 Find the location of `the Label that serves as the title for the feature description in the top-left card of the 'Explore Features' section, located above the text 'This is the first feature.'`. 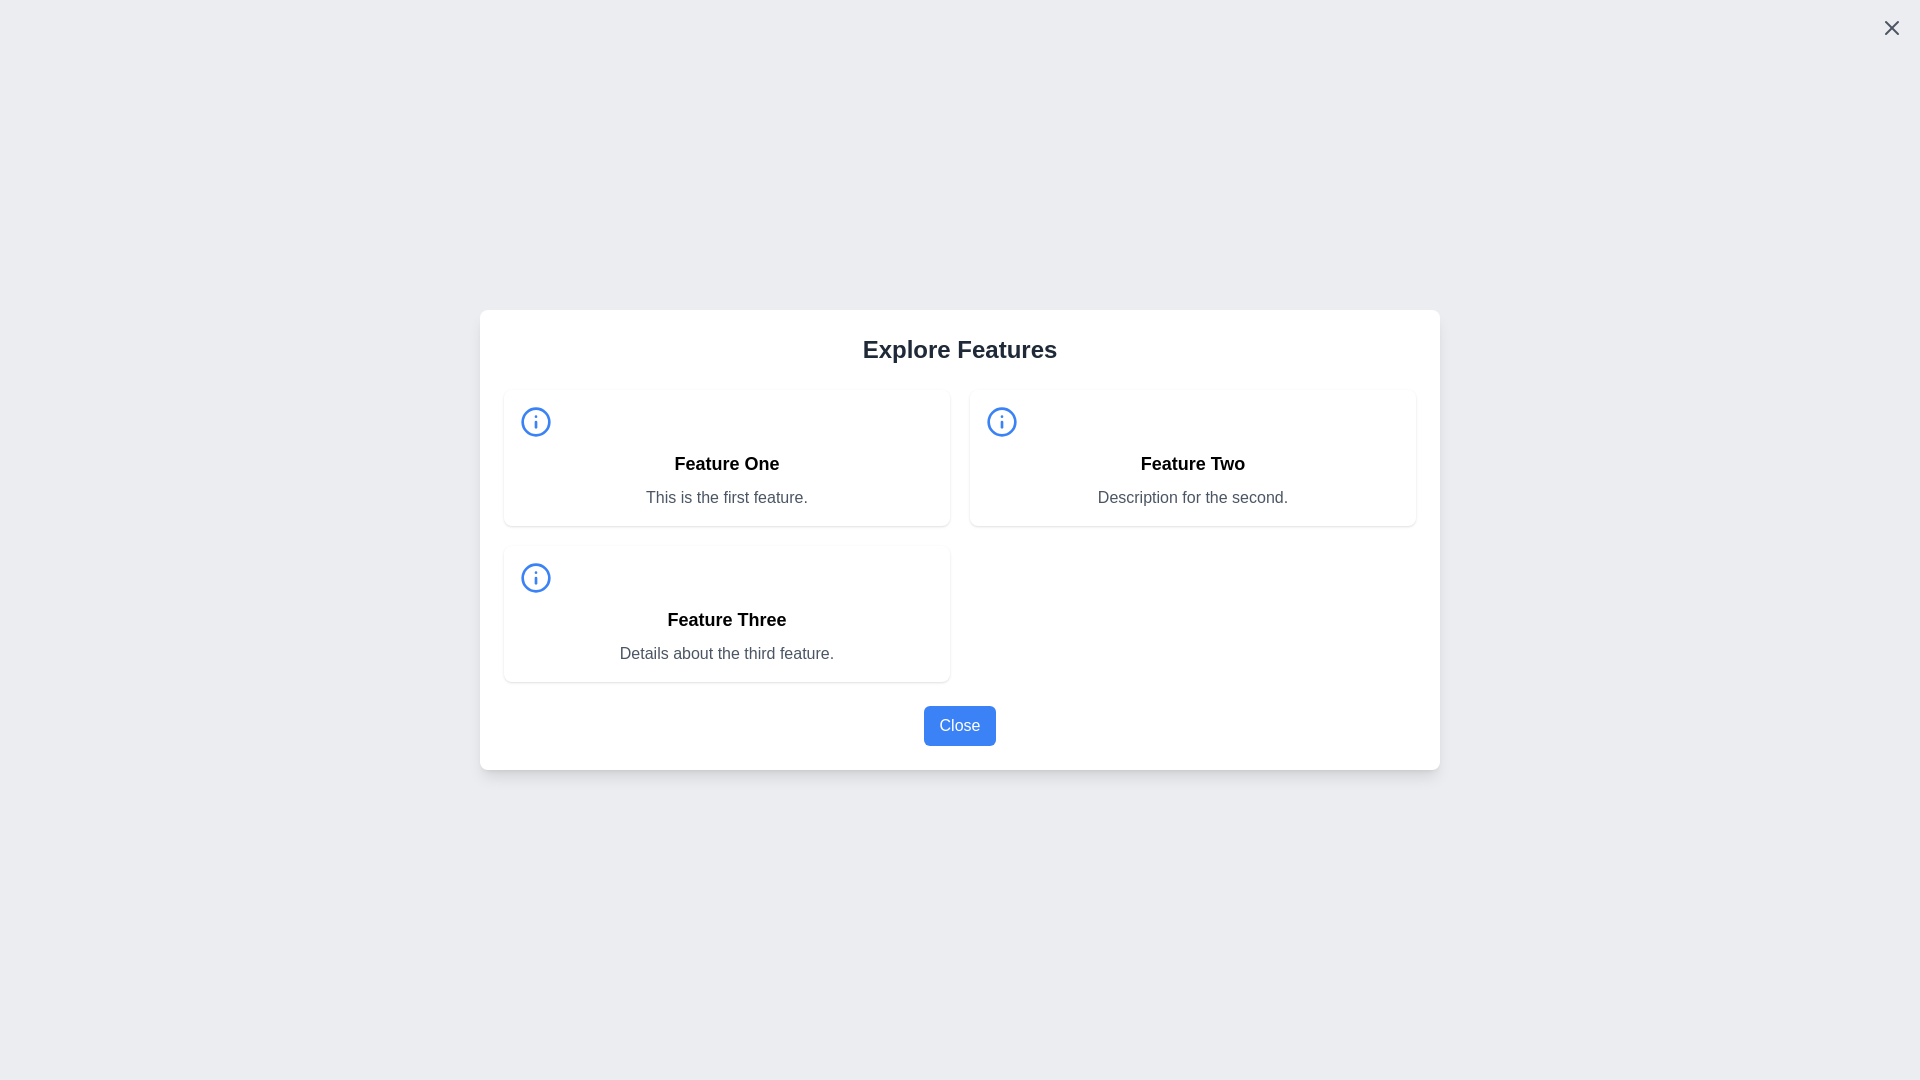

the Label that serves as the title for the feature description in the top-left card of the 'Explore Features' section, located above the text 'This is the first feature.' is located at coordinates (725, 463).